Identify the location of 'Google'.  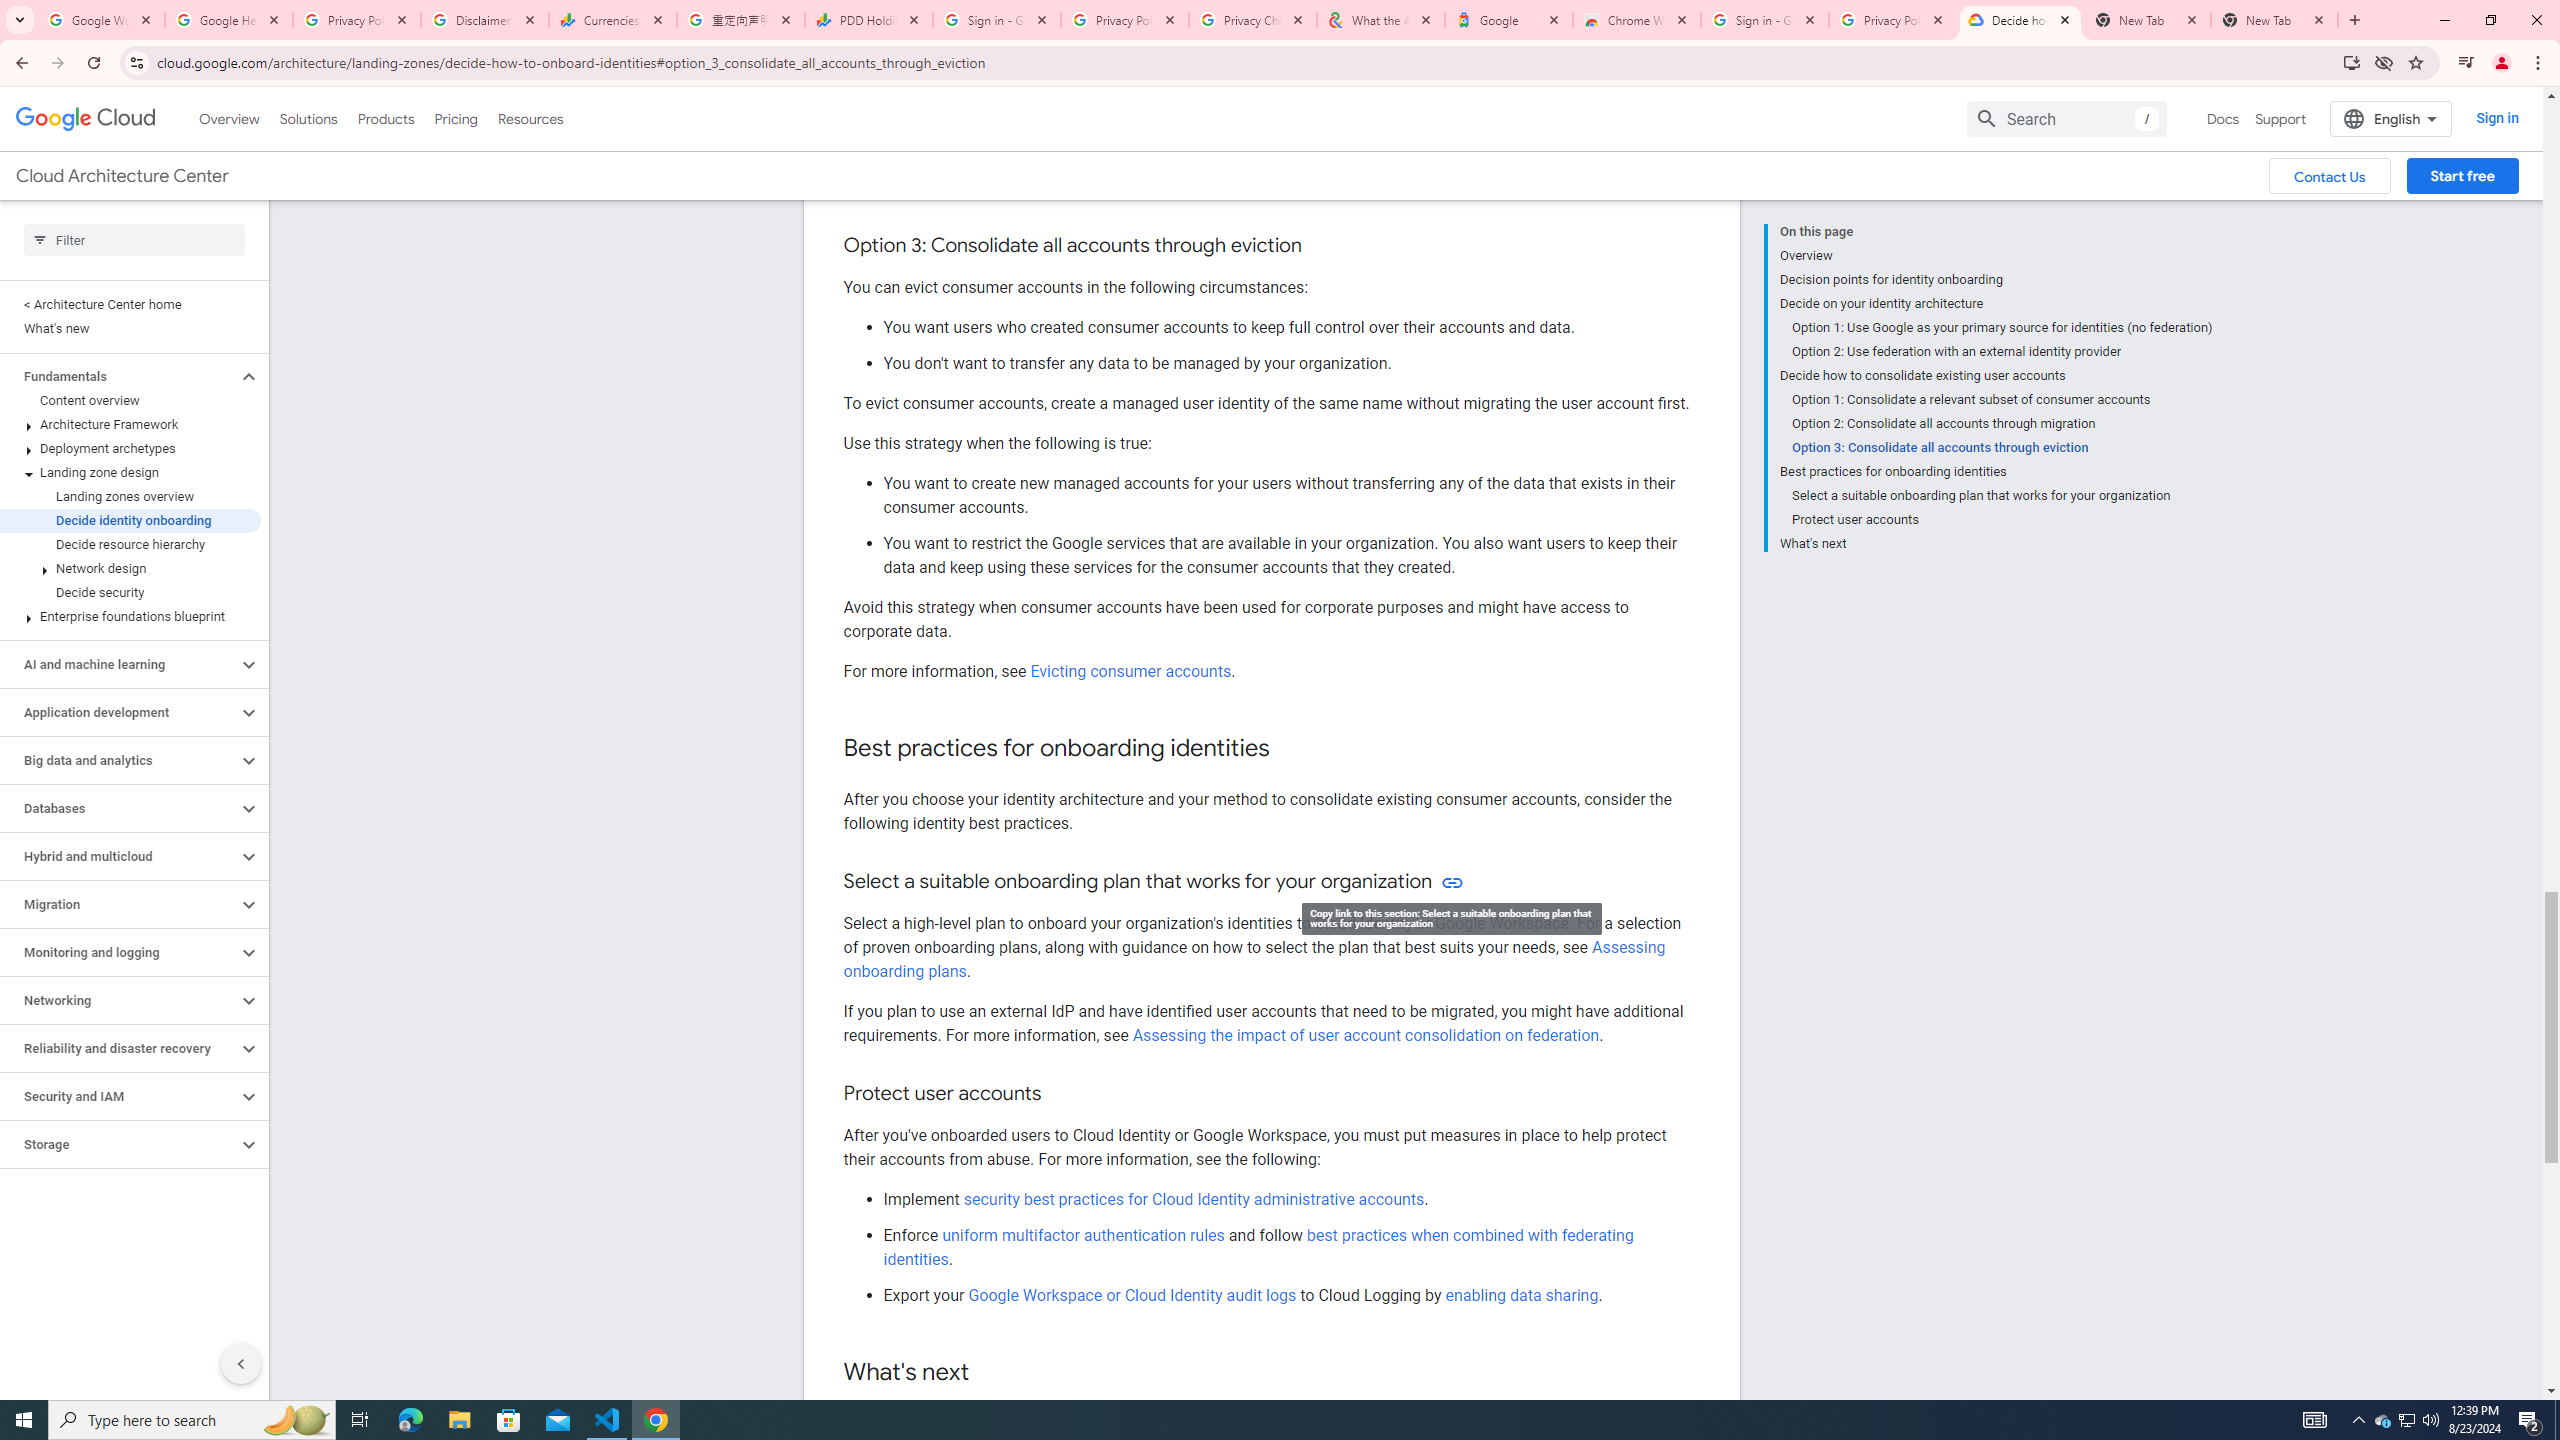
(1508, 19).